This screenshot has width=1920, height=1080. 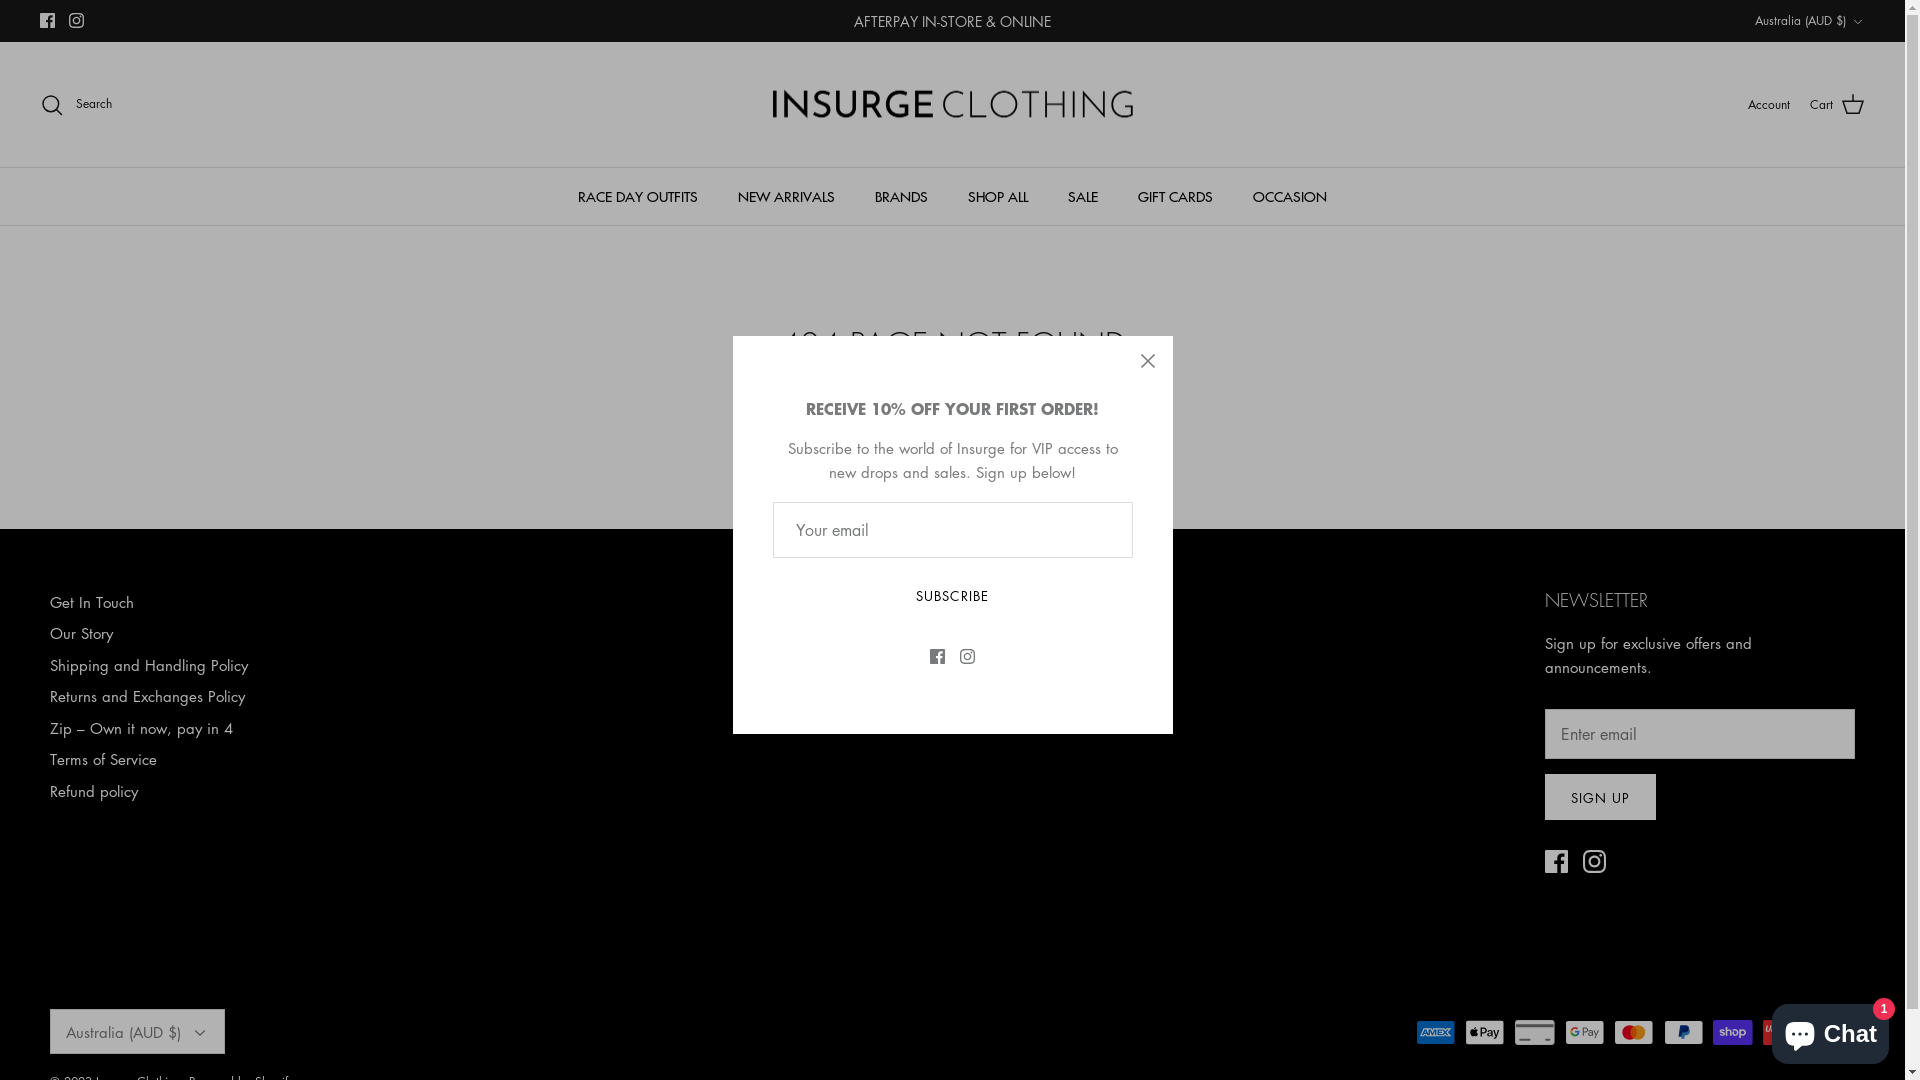 I want to click on 'home page', so click(x=999, y=415).